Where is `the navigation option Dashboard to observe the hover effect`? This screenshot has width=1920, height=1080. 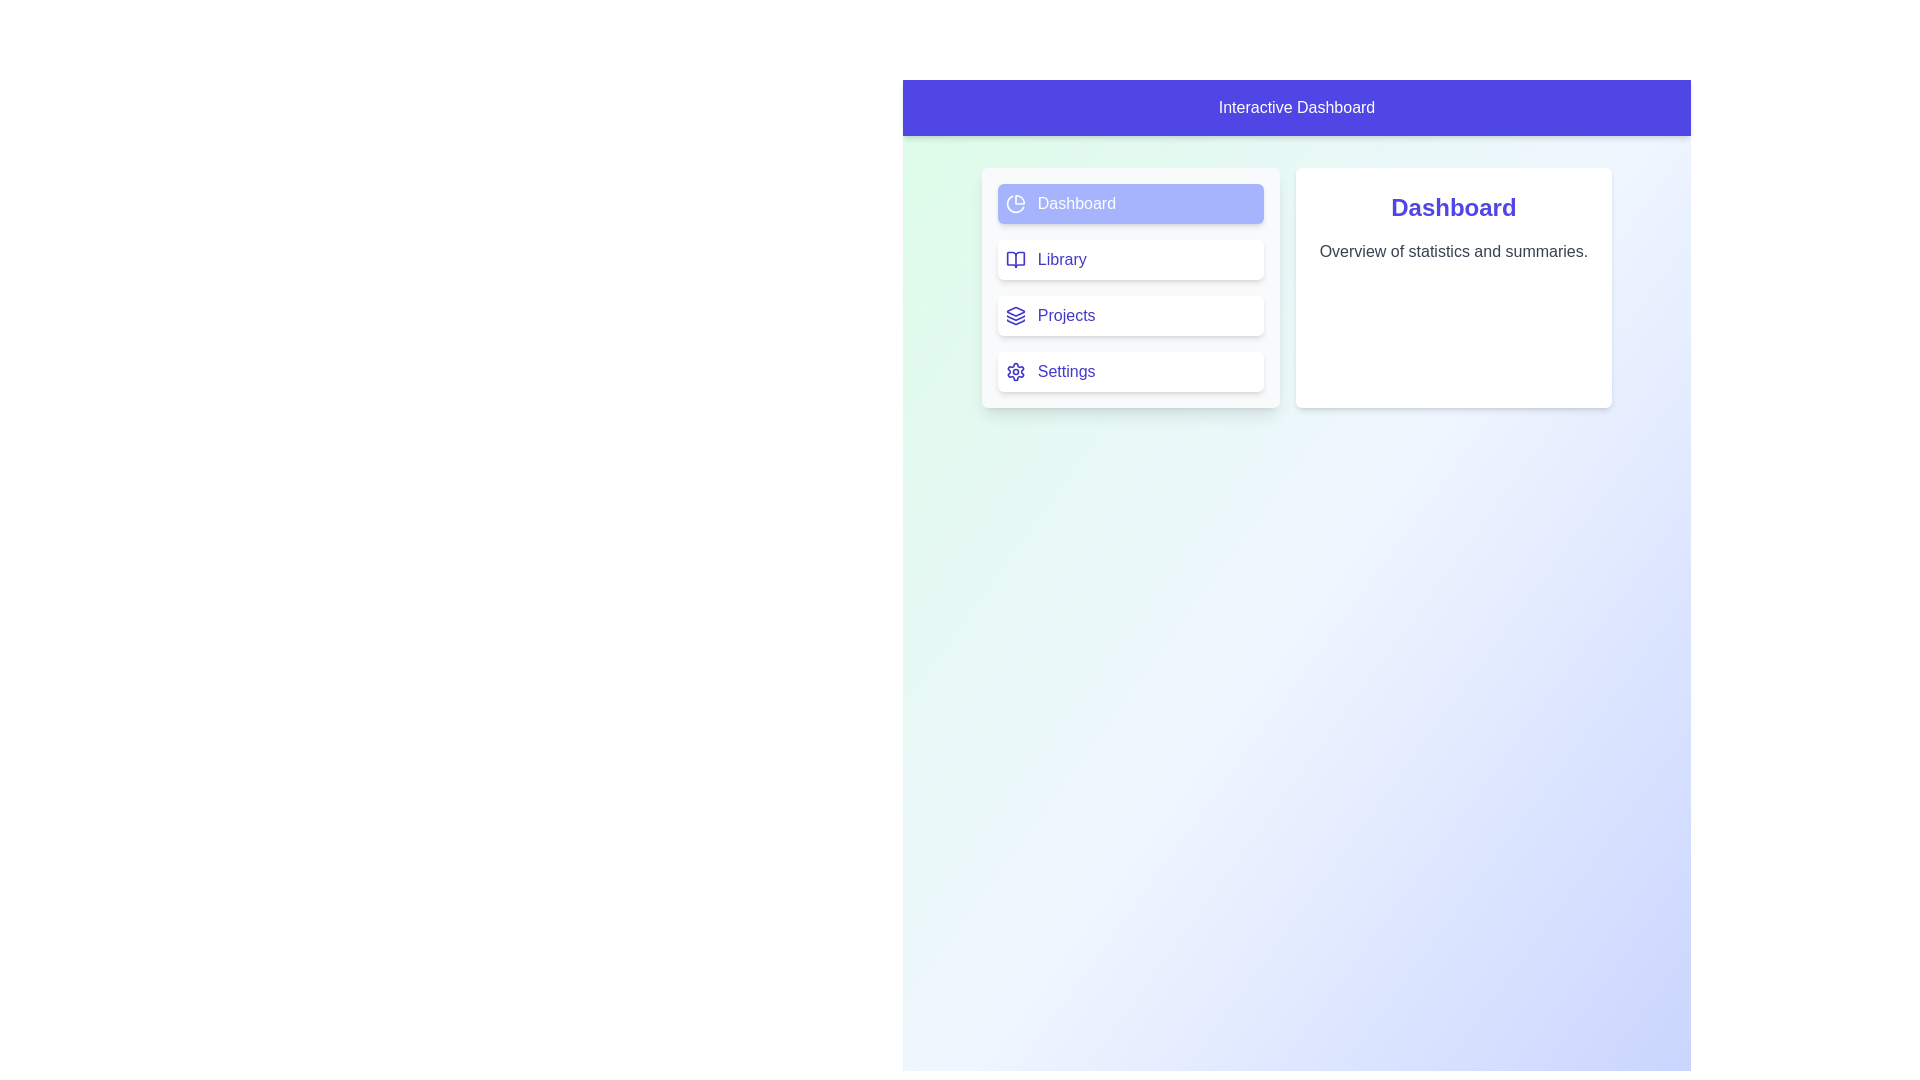
the navigation option Dashboard to observe the hover effect is located at coordinates (1129, 204).